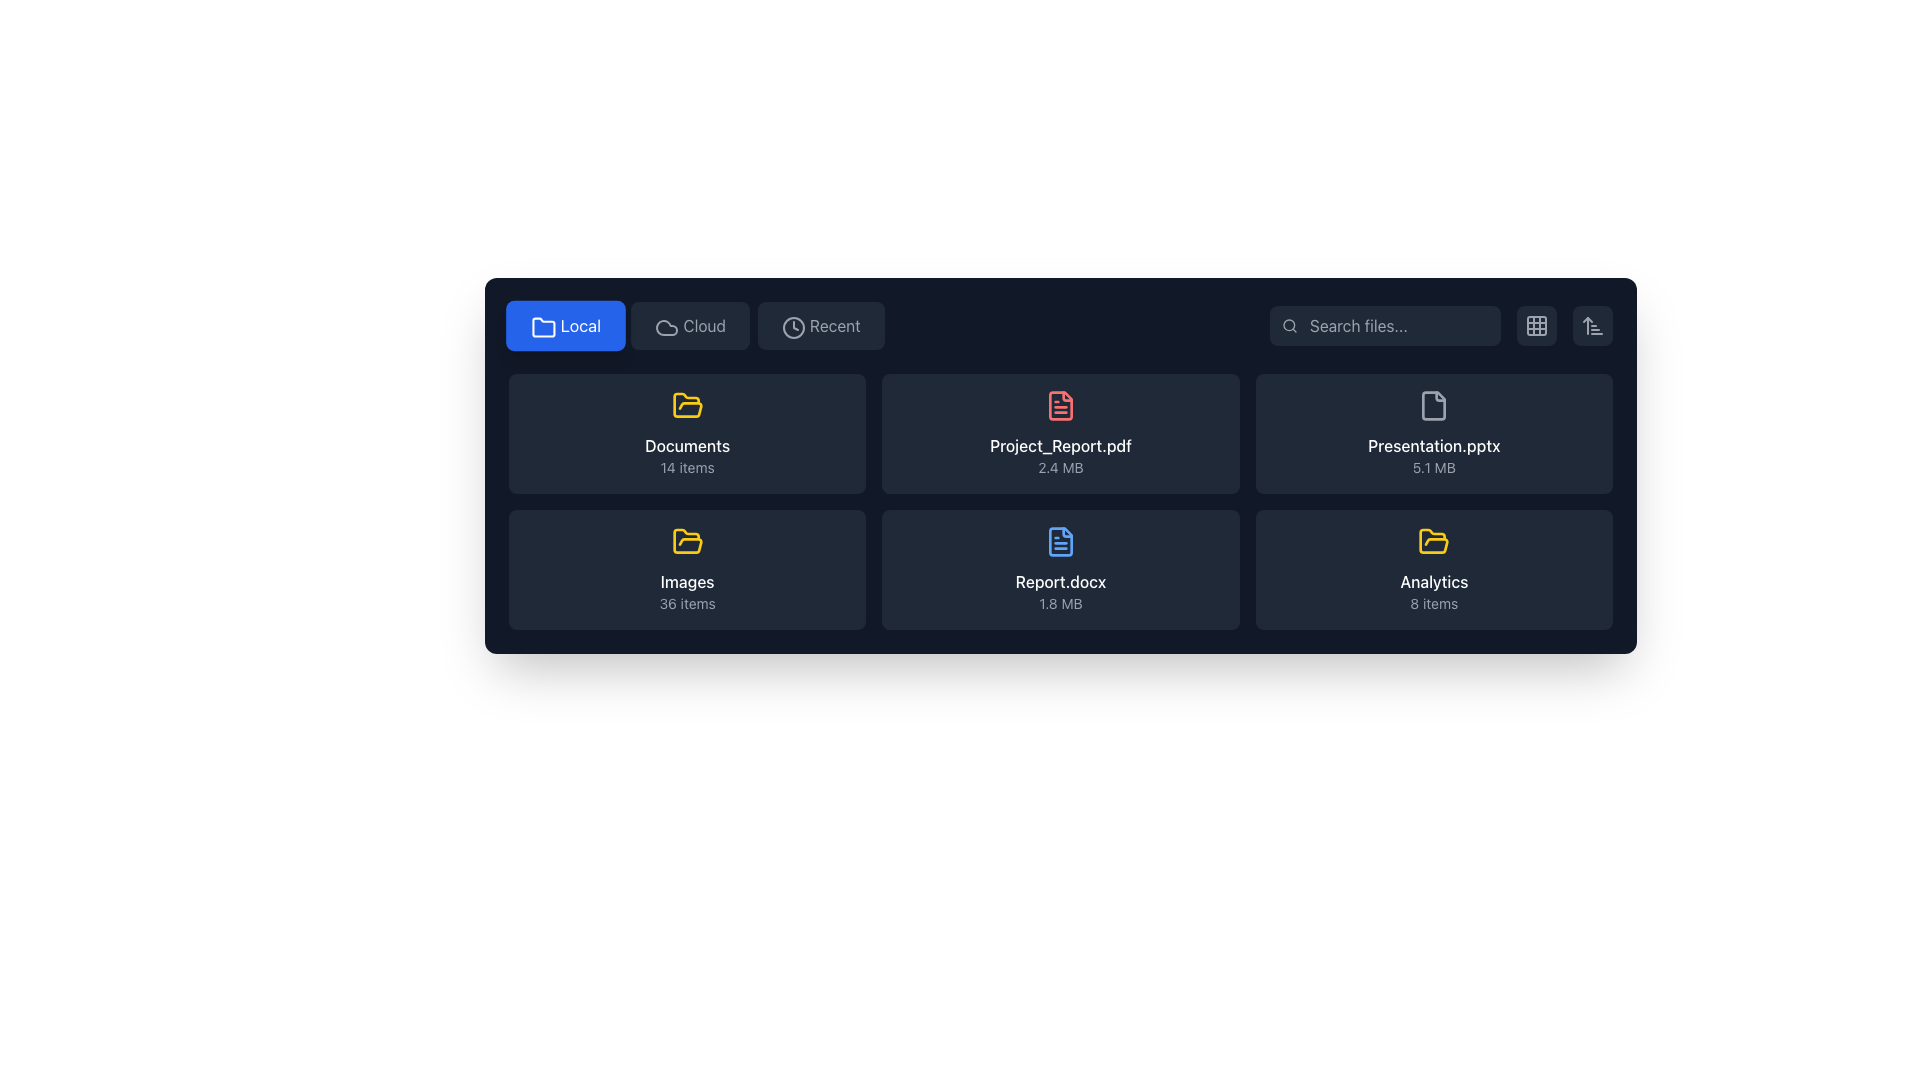  I want to click on the text label displaying '14 items' located below the title 'Documents' in the first card of the file grid section, so click(687, 467).